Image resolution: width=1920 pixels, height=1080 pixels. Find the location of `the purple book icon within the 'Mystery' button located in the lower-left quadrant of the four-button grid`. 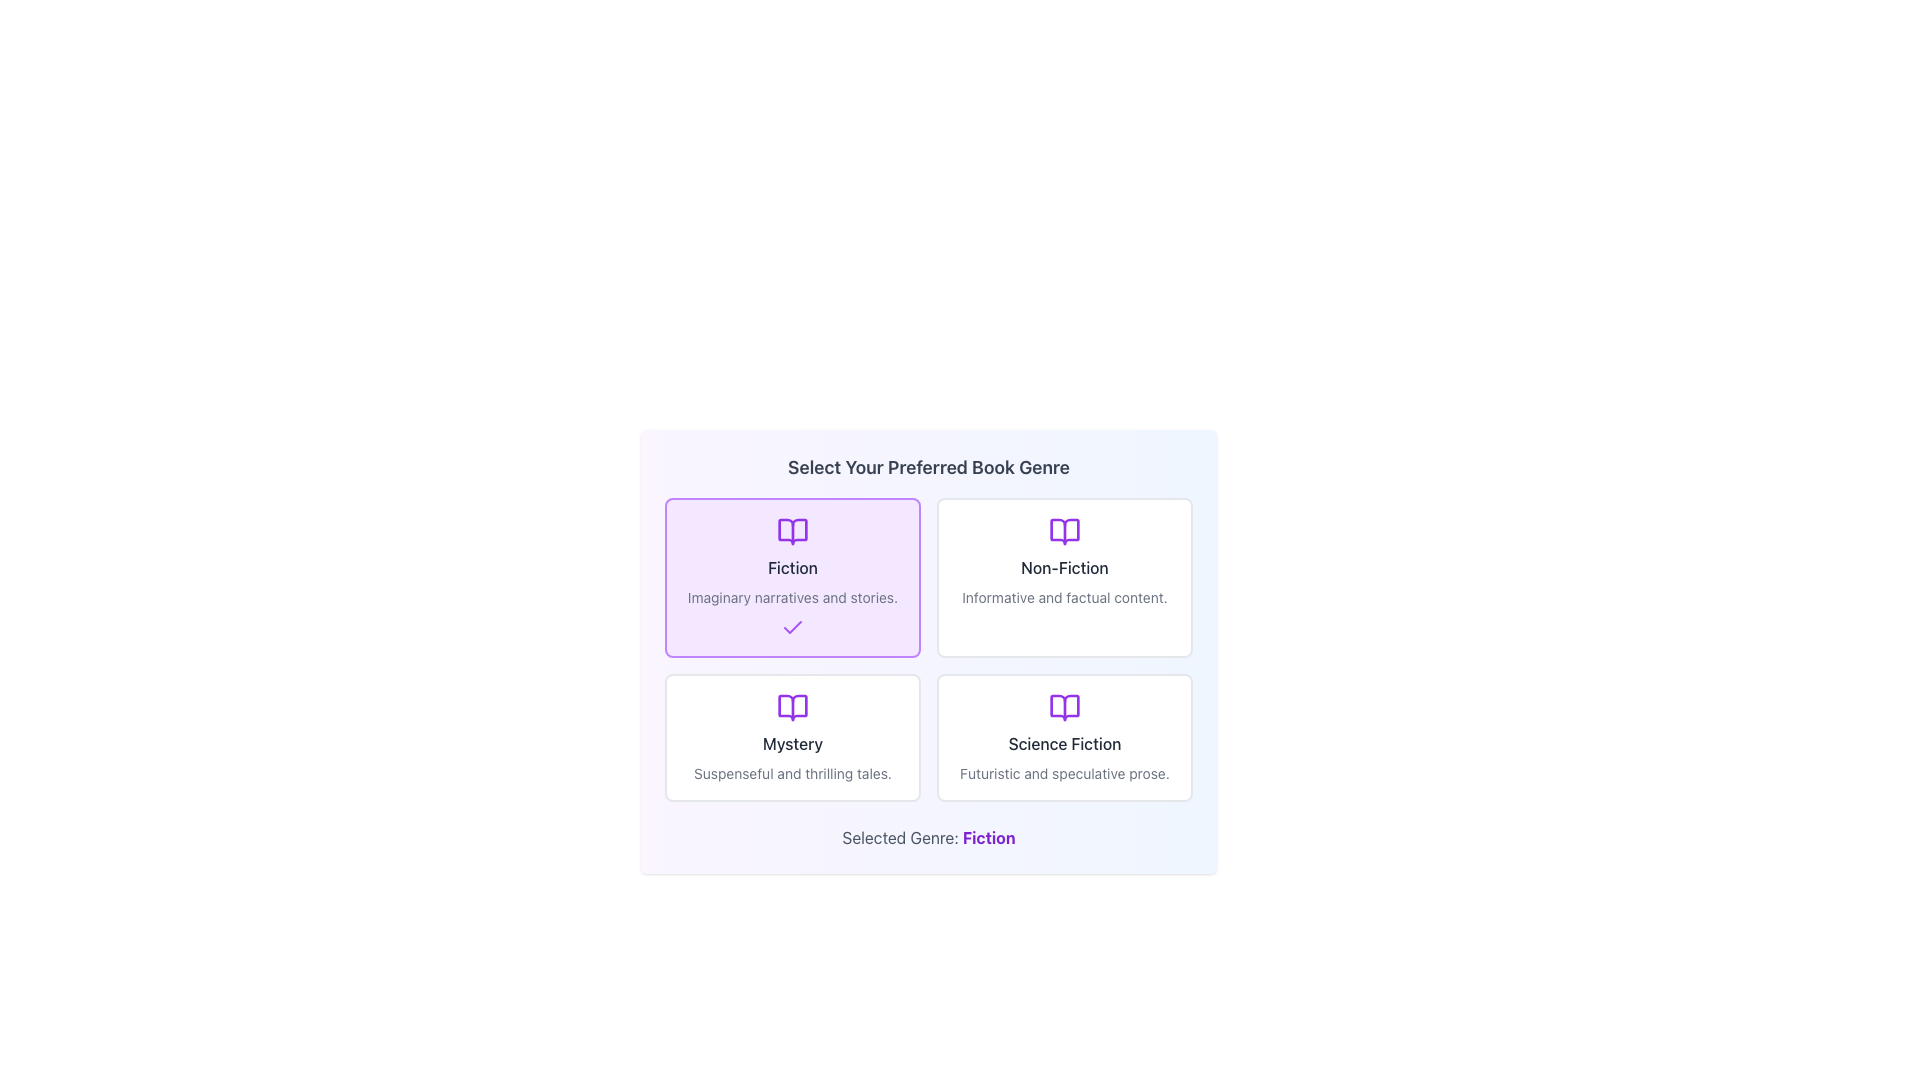

the purple book icon within the 'Mystery' button located in the lower-left quadrant of the four-button grid is located at coordinates (791, 707).